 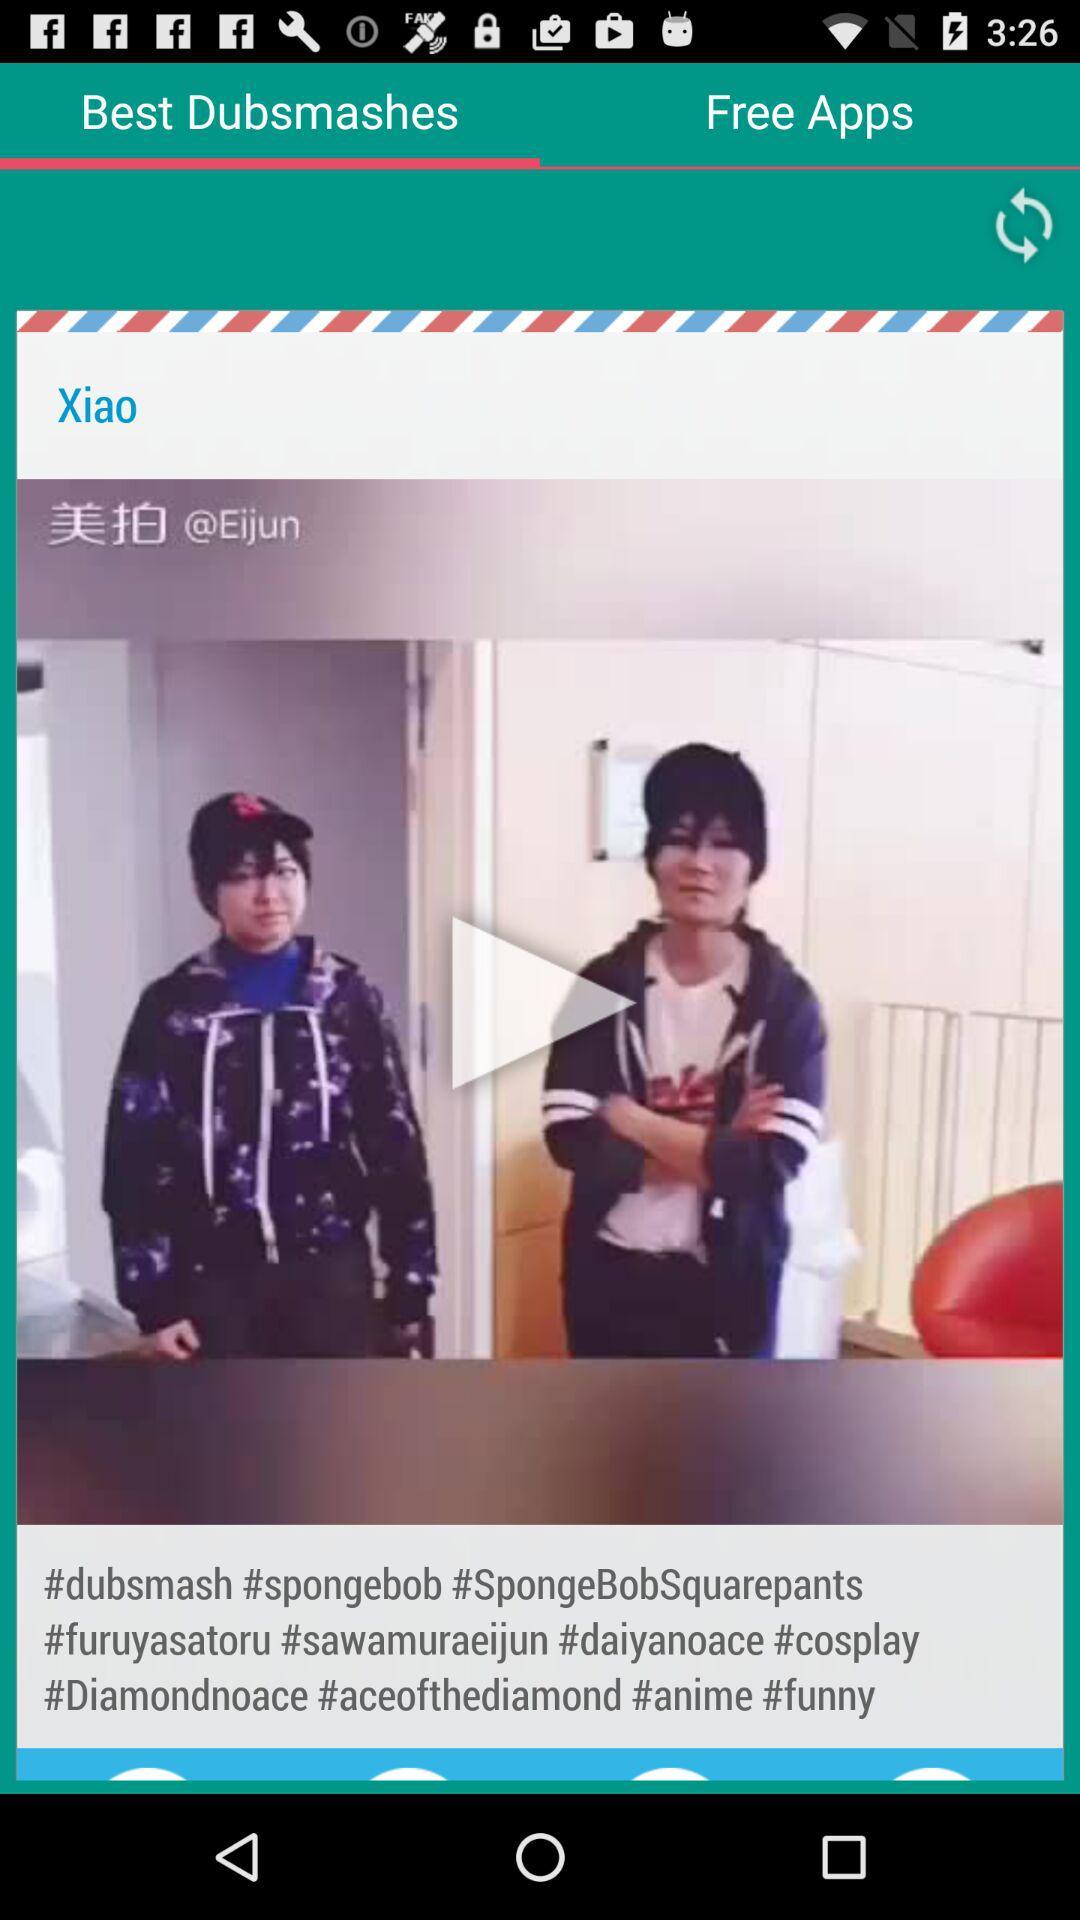 What do you see at coordinates (1024, 225) in the screenshot?
I see `replay` at bounding box center [1024, 225].